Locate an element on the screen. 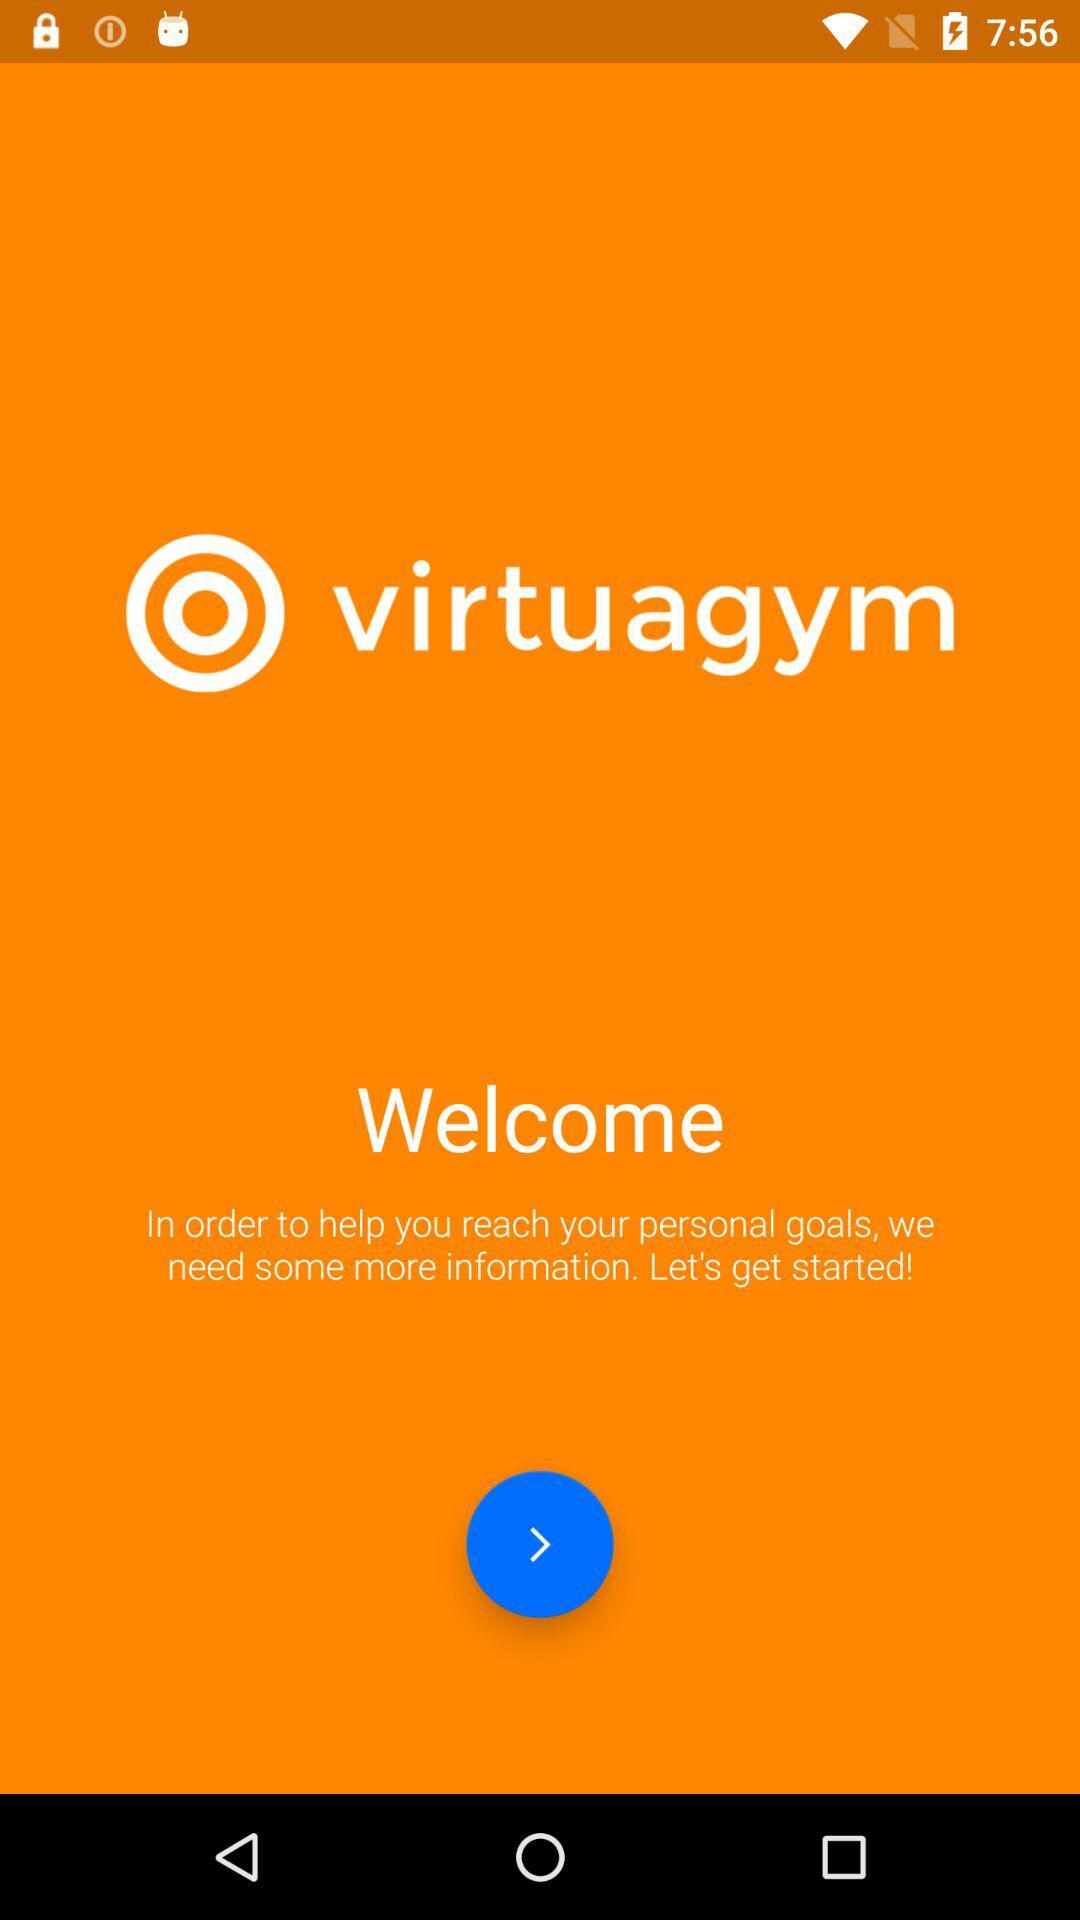  the arrow_forward icon is located at coordinates (540, 1543).